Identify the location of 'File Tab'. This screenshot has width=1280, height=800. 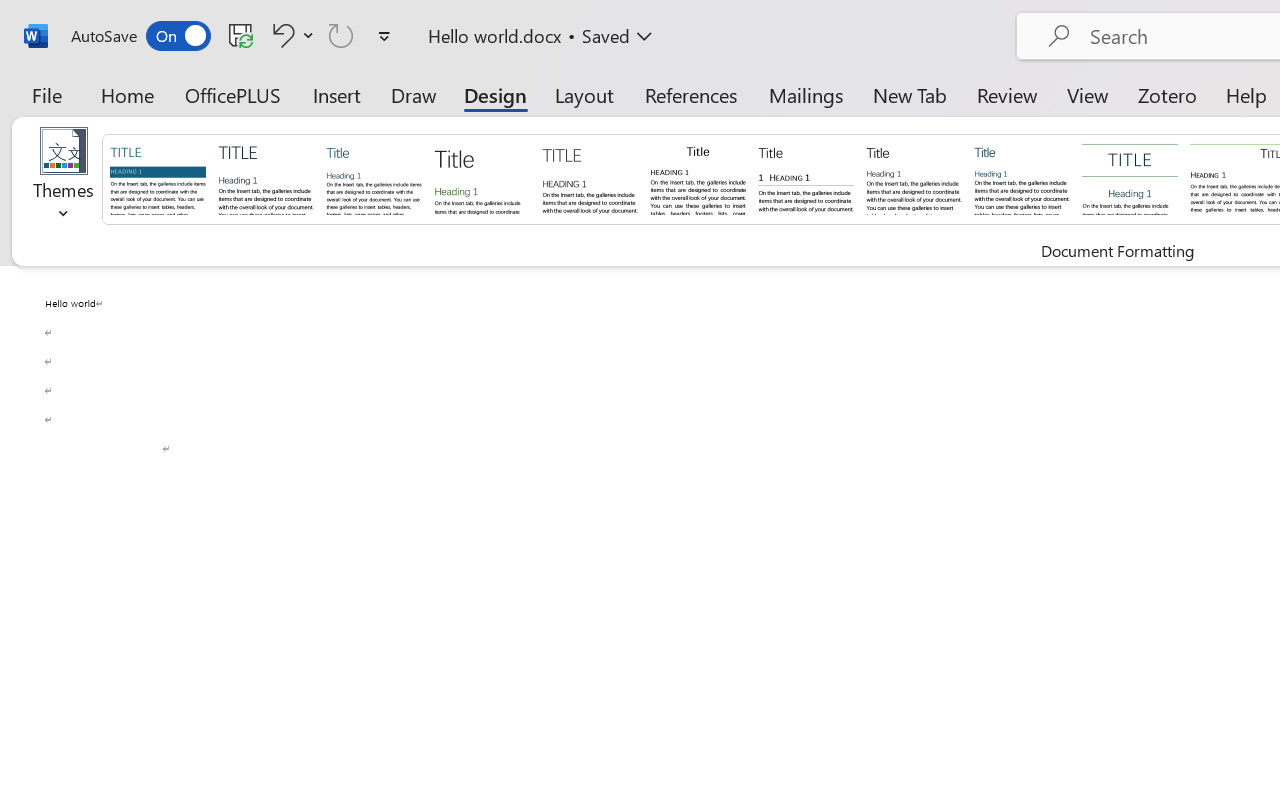
(46, 94).